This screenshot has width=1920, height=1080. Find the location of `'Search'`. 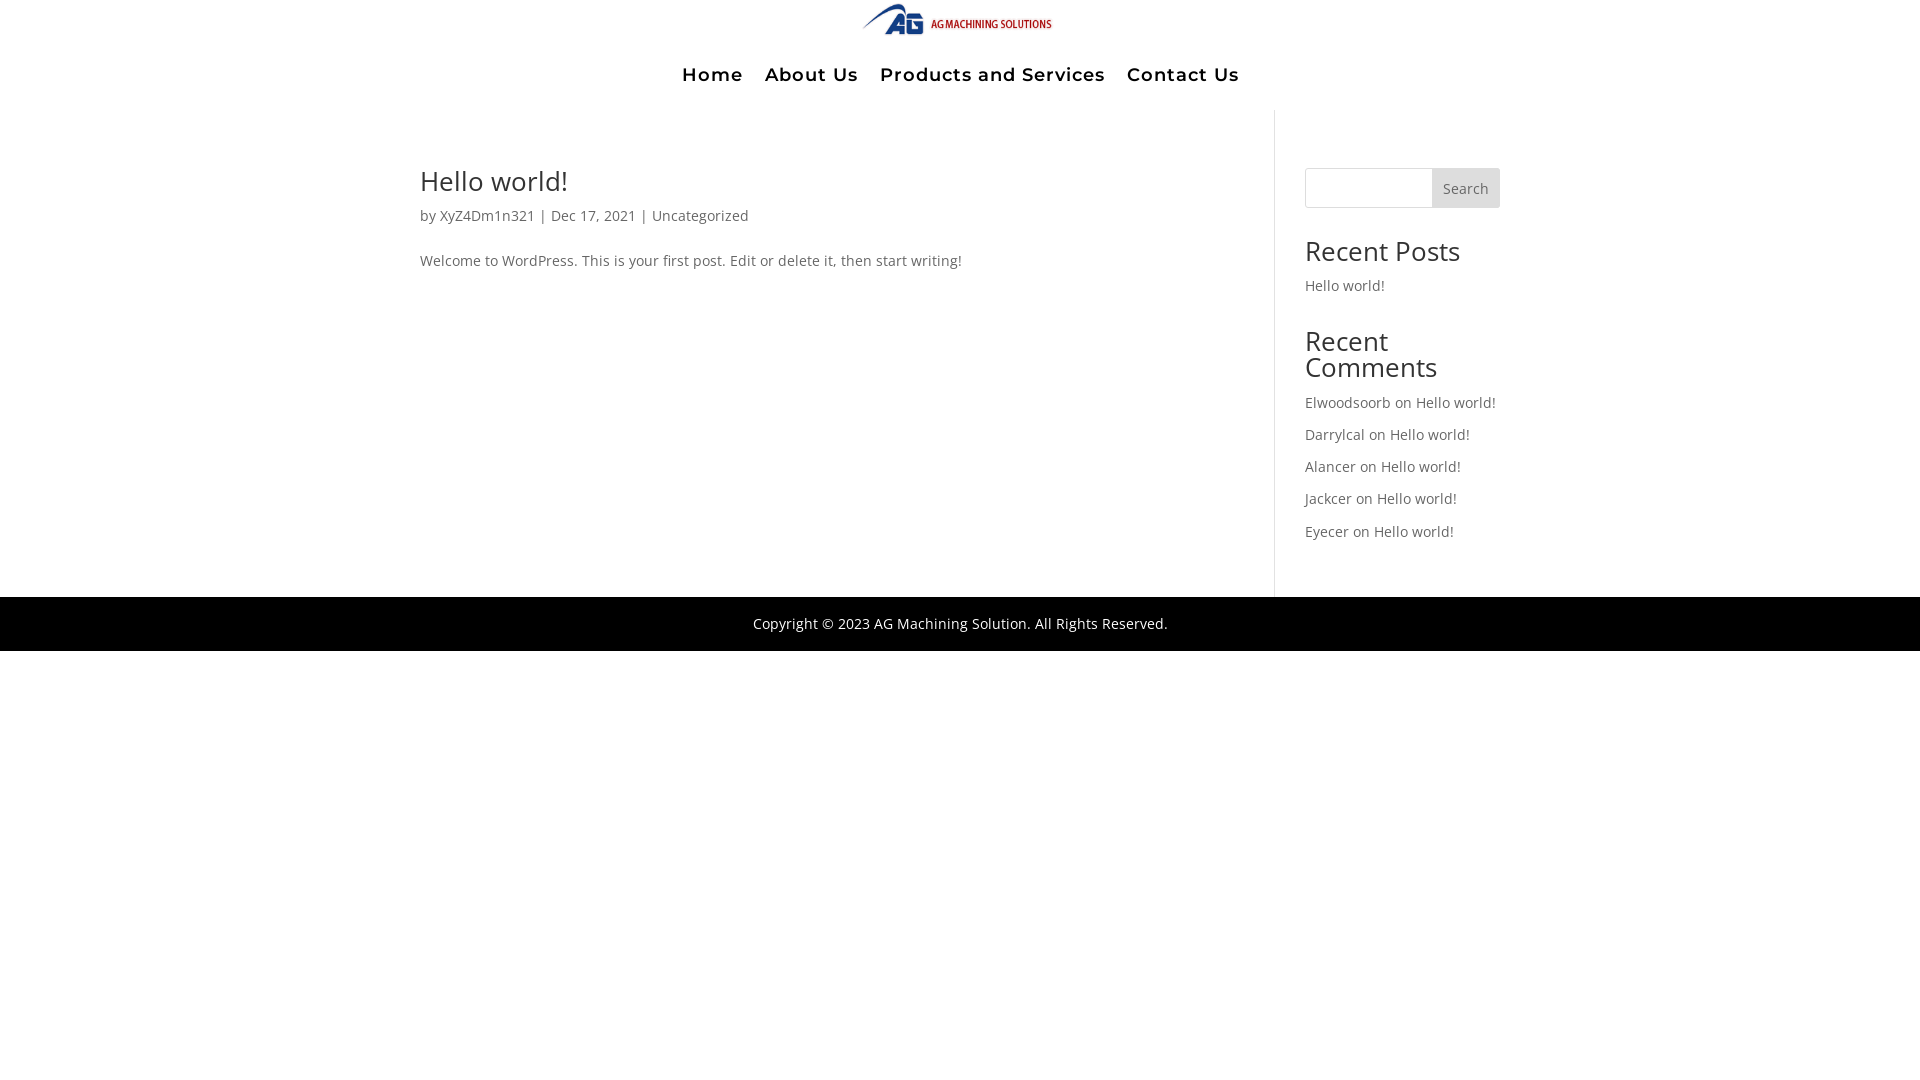

'Search' is located at coordinates (1430, 188).